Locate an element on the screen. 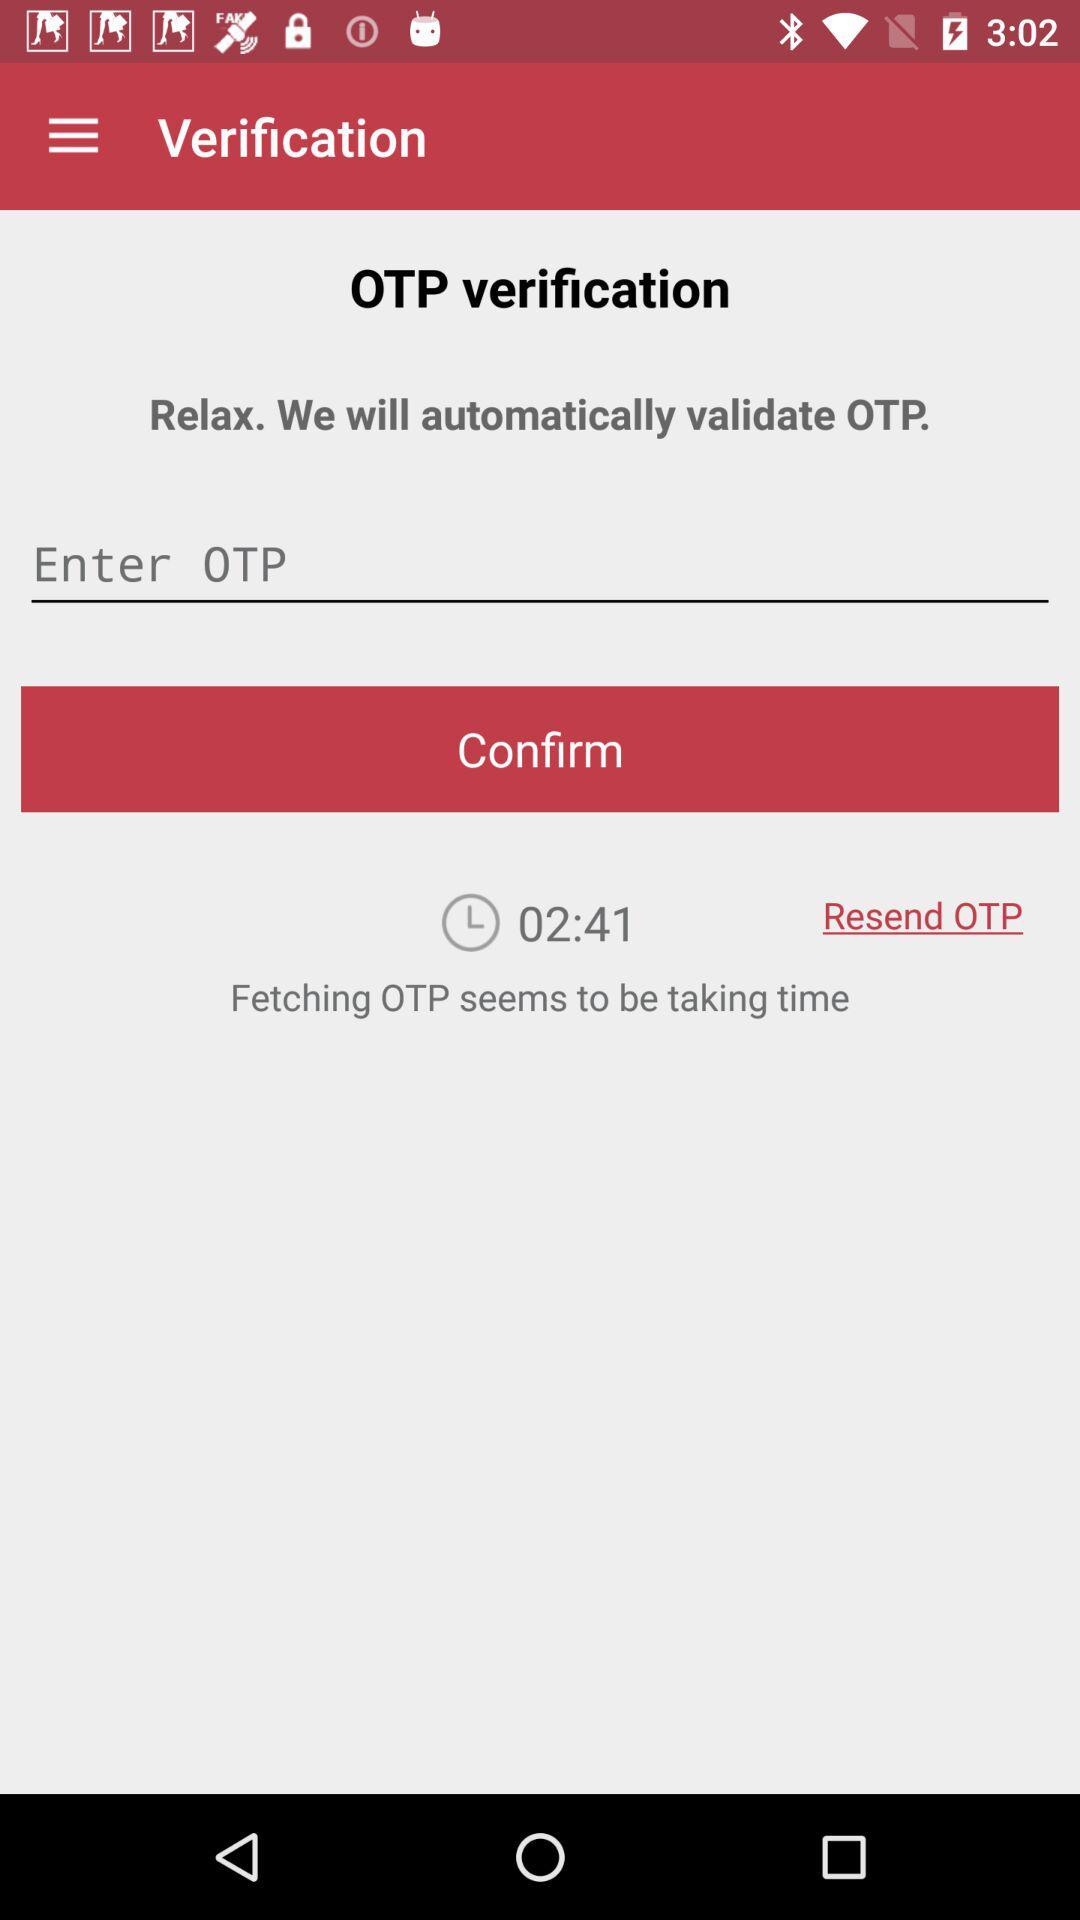 Image resolution: width=1080 pixels, height=1920 pixels. confirm is located at coordinates (540, 748).